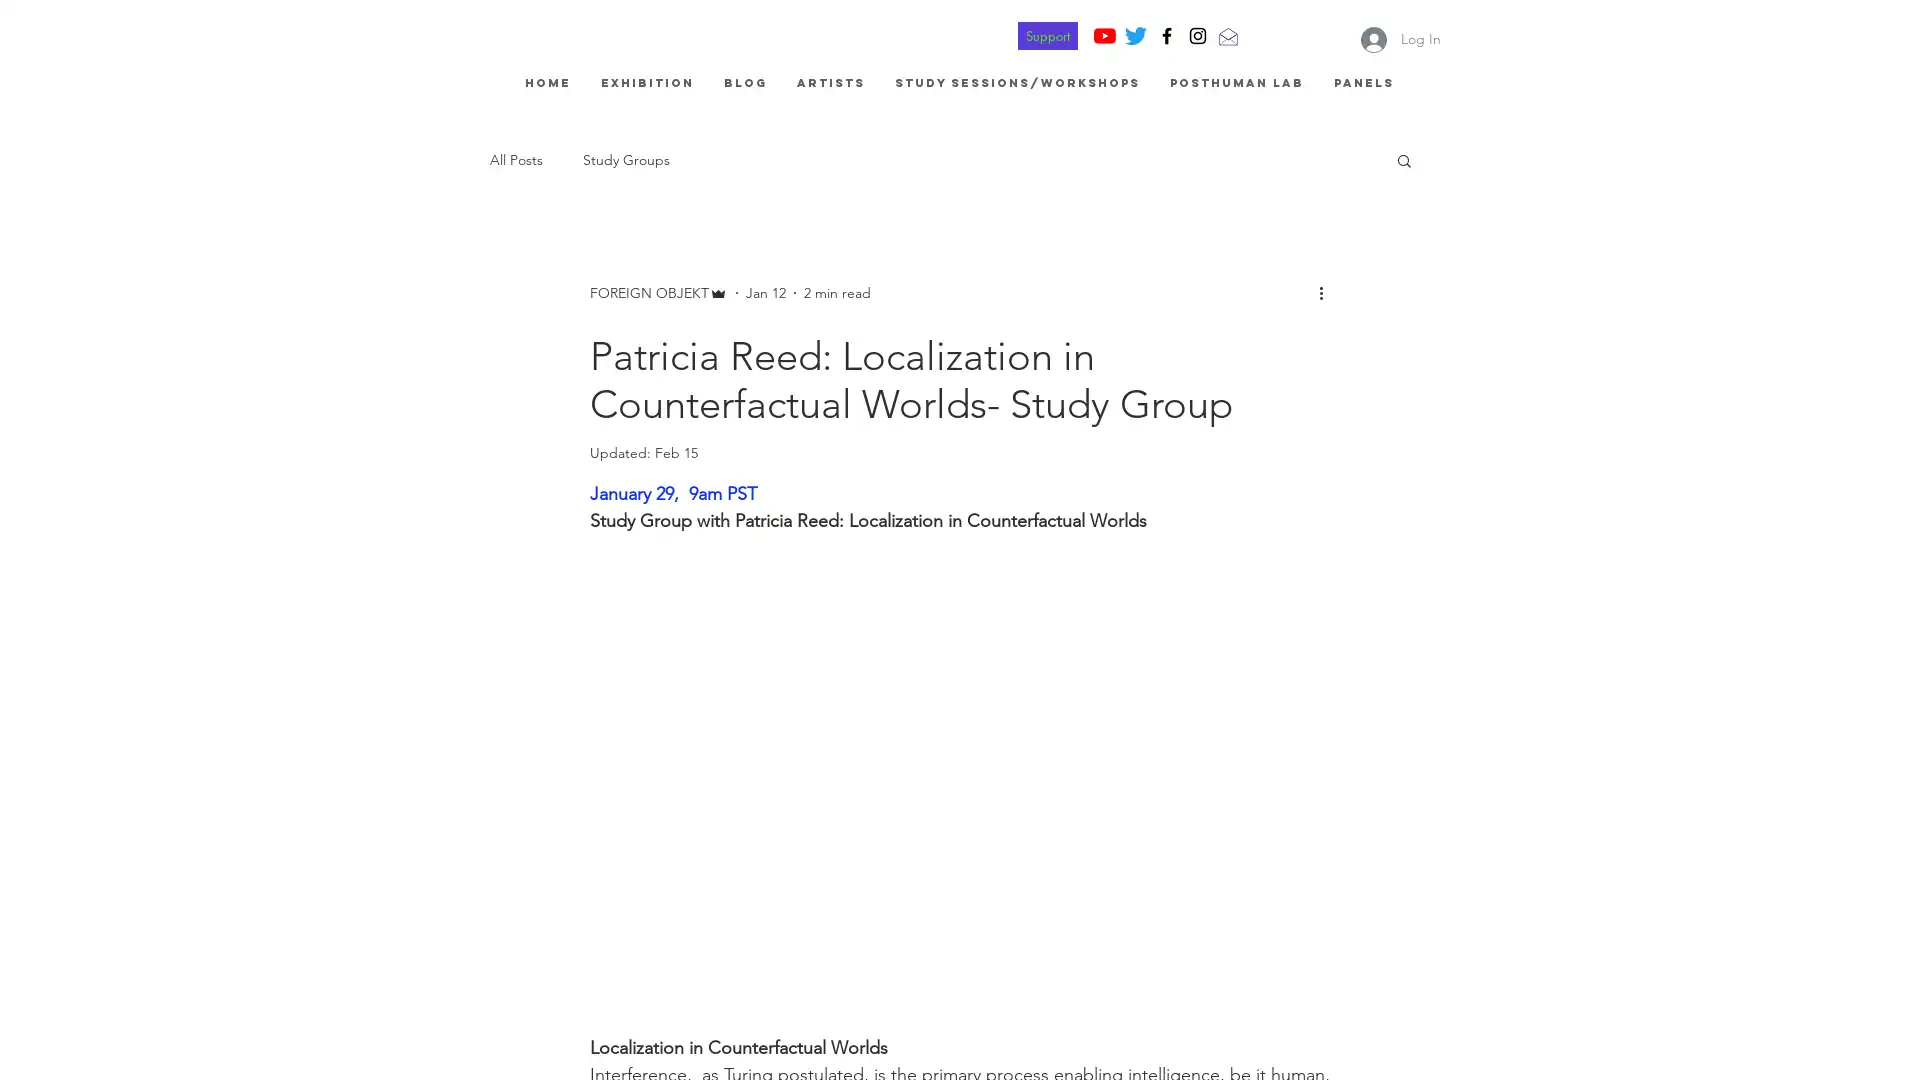 This screenshot has width=1920, height=1080. What do you see at coordinates (1327, 292) in the screenshot?
I see `More actions` at bounding box center [1327, 292].